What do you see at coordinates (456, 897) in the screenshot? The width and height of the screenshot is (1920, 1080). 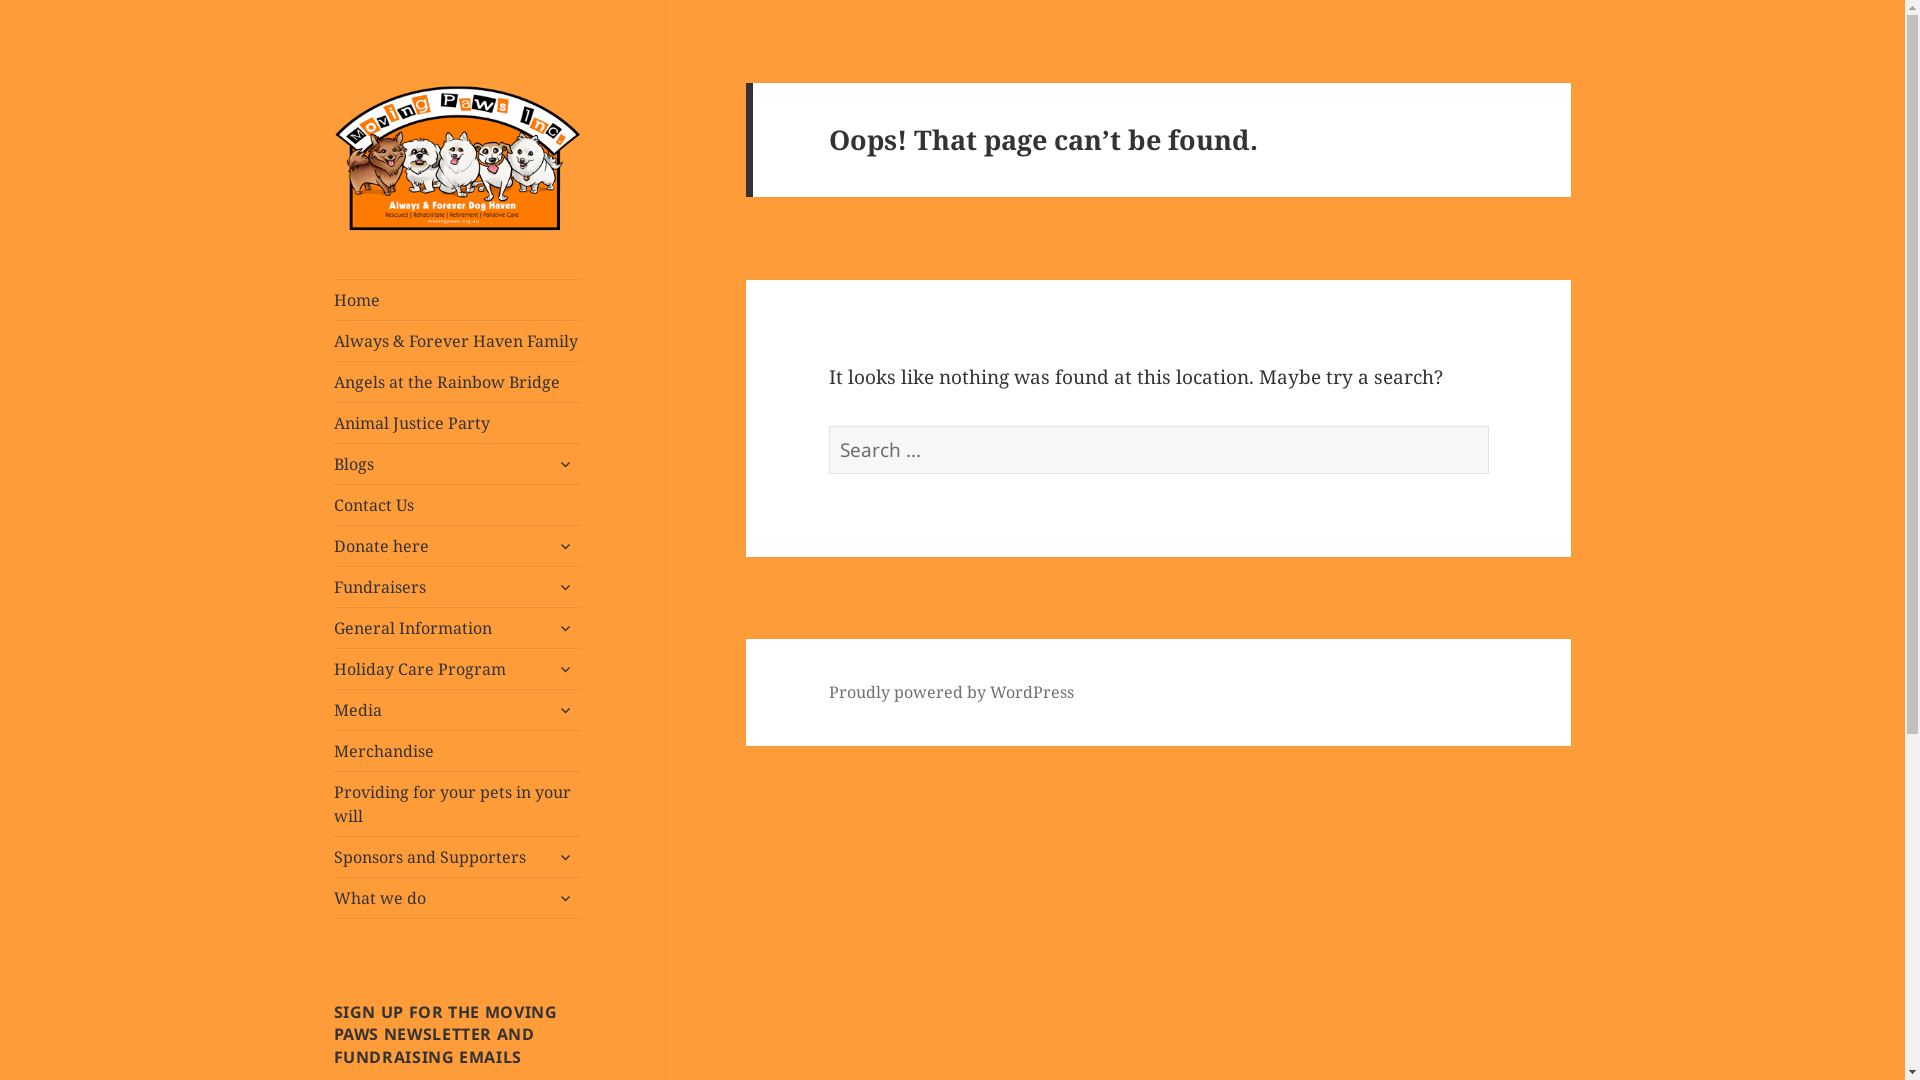 I see `'What we do'` at bounding box center [456, 897].